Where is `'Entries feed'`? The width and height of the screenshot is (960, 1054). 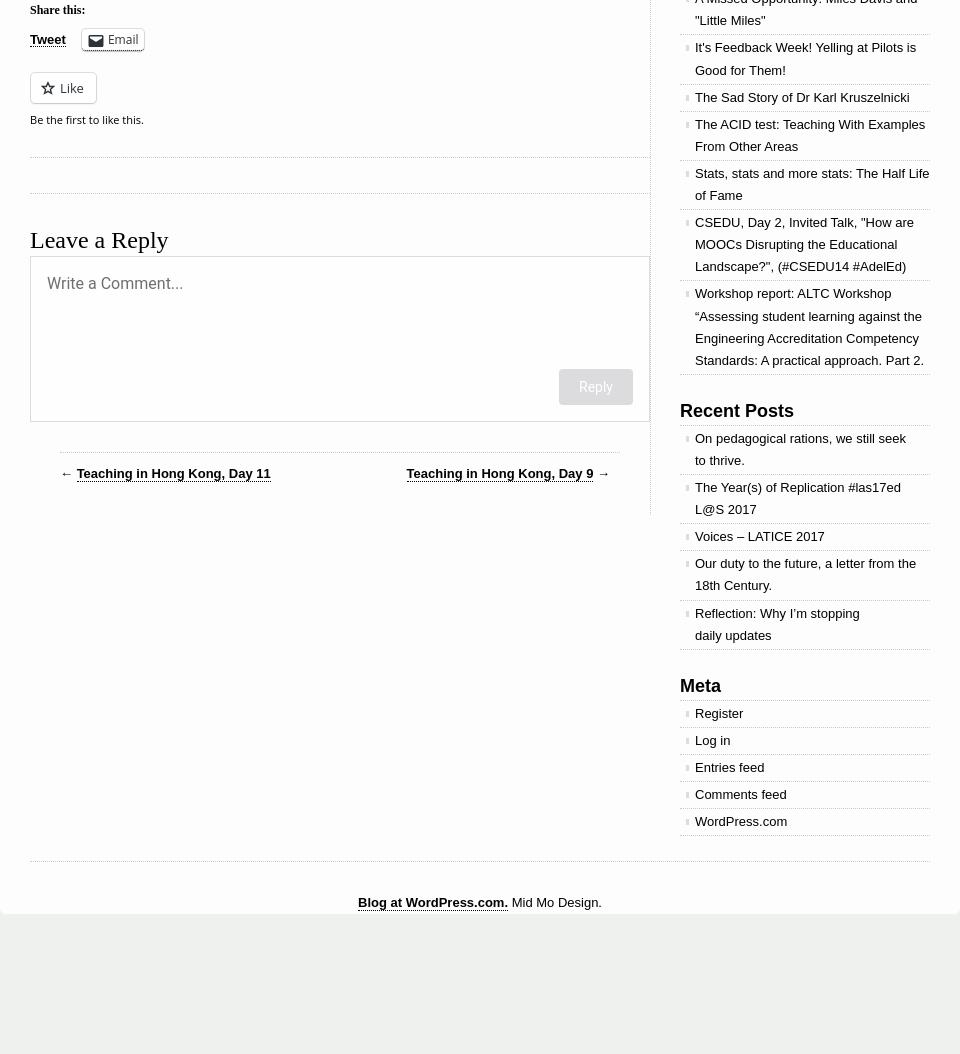 'Entries feed' is located at coordinates (728, 767).